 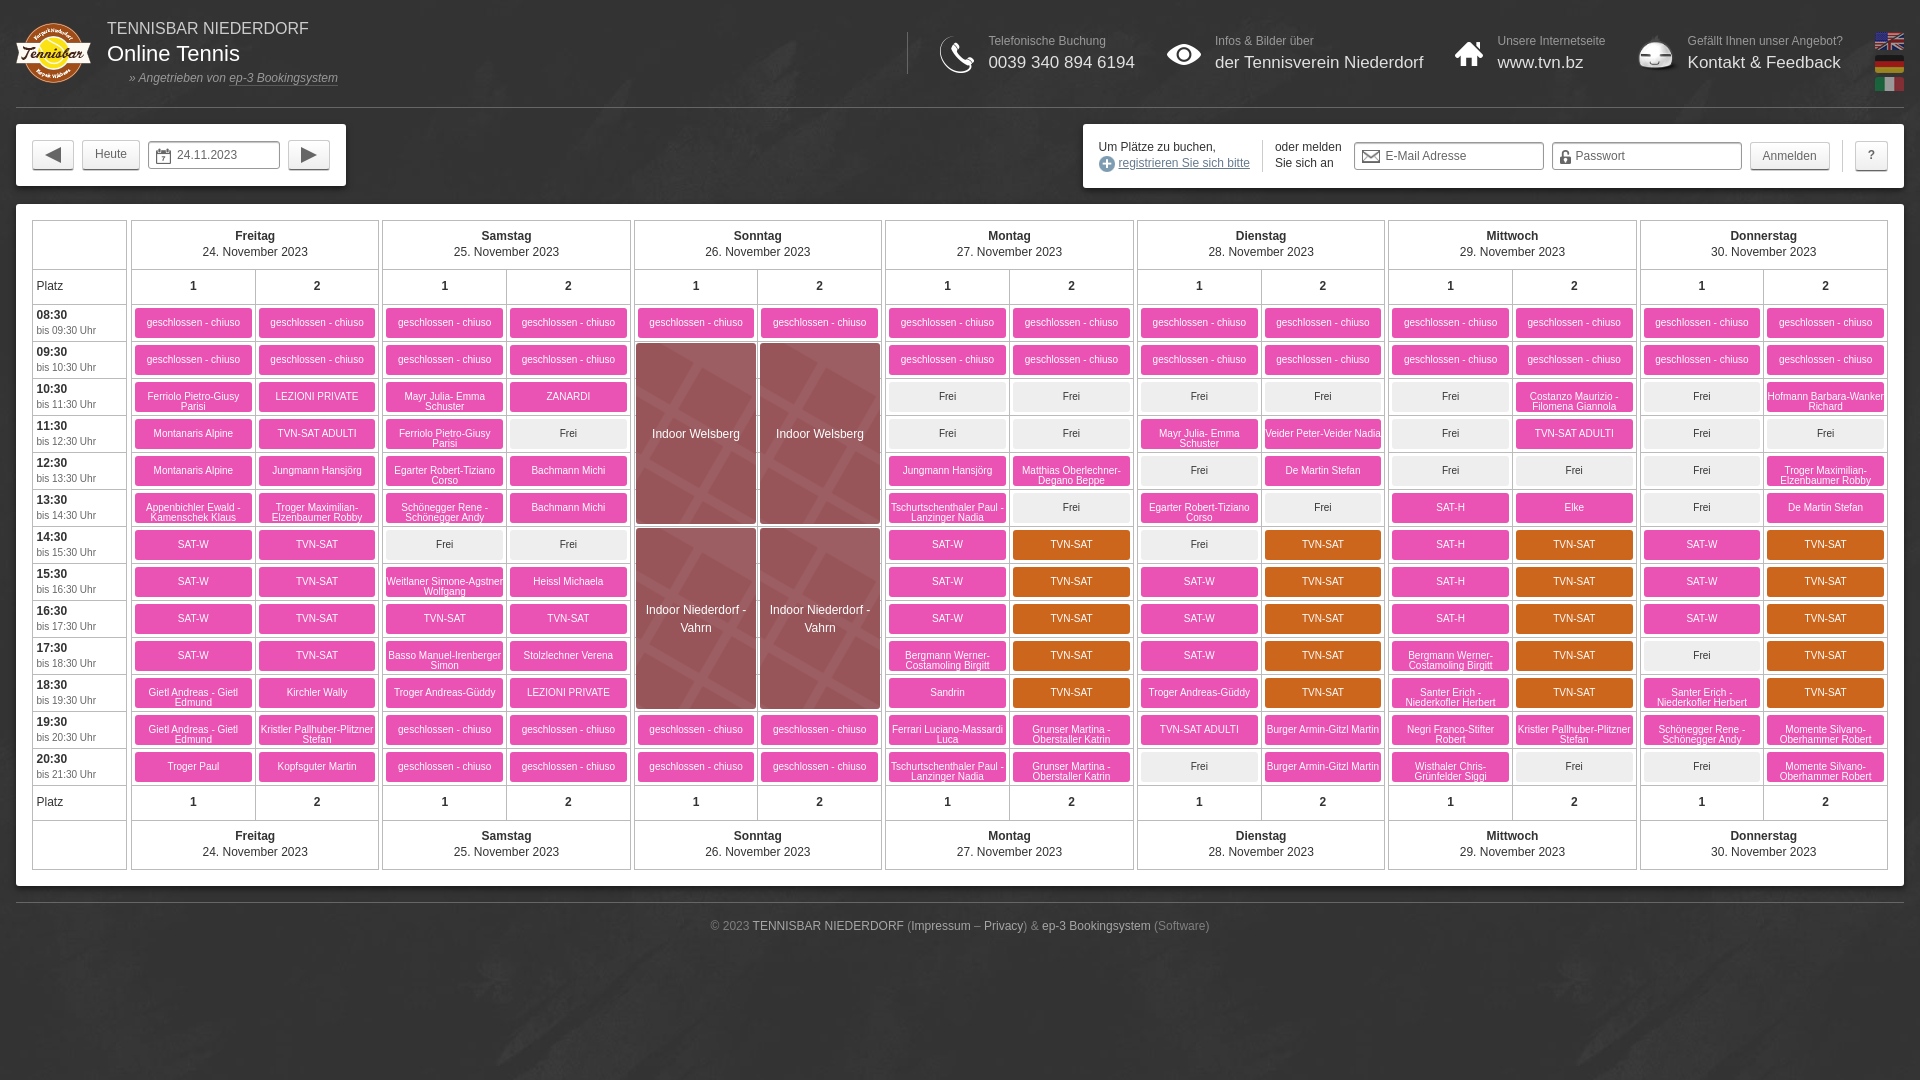 What do you see at coordinates (316, 766) in the screenshot?
I see `'Kopfsguter Martin'` at bounding box center [316, 766].